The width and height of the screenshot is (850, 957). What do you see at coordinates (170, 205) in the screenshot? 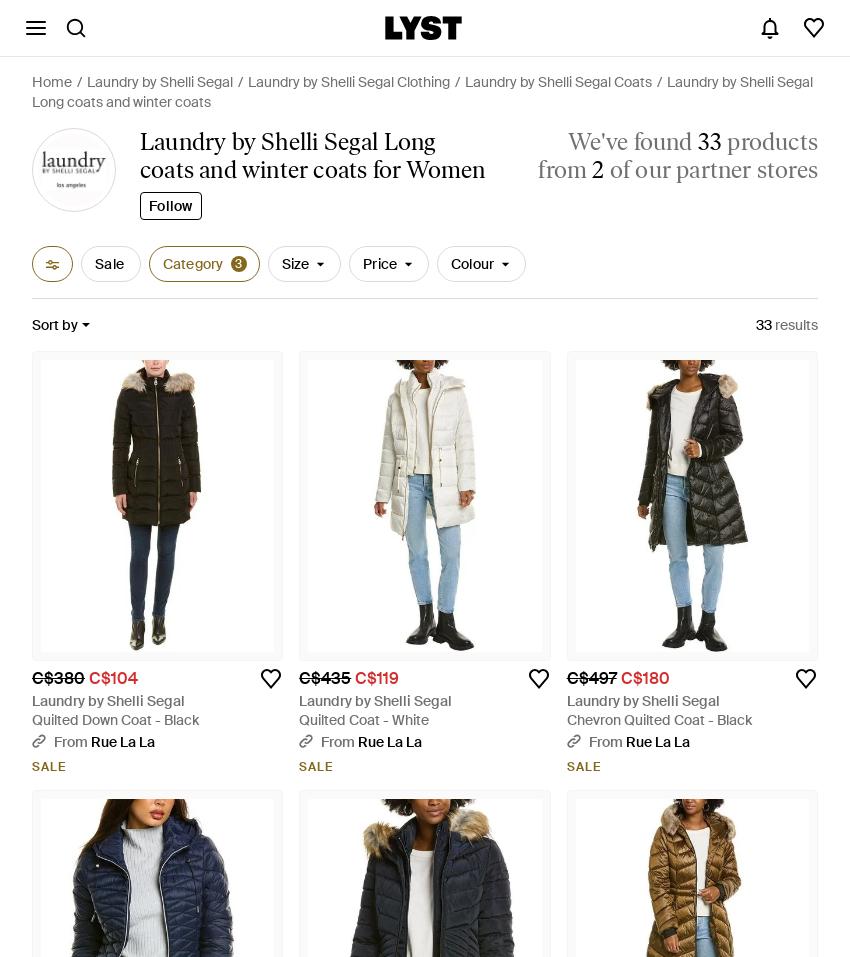
I see `'Follow'` at bounding box center [170, 205].